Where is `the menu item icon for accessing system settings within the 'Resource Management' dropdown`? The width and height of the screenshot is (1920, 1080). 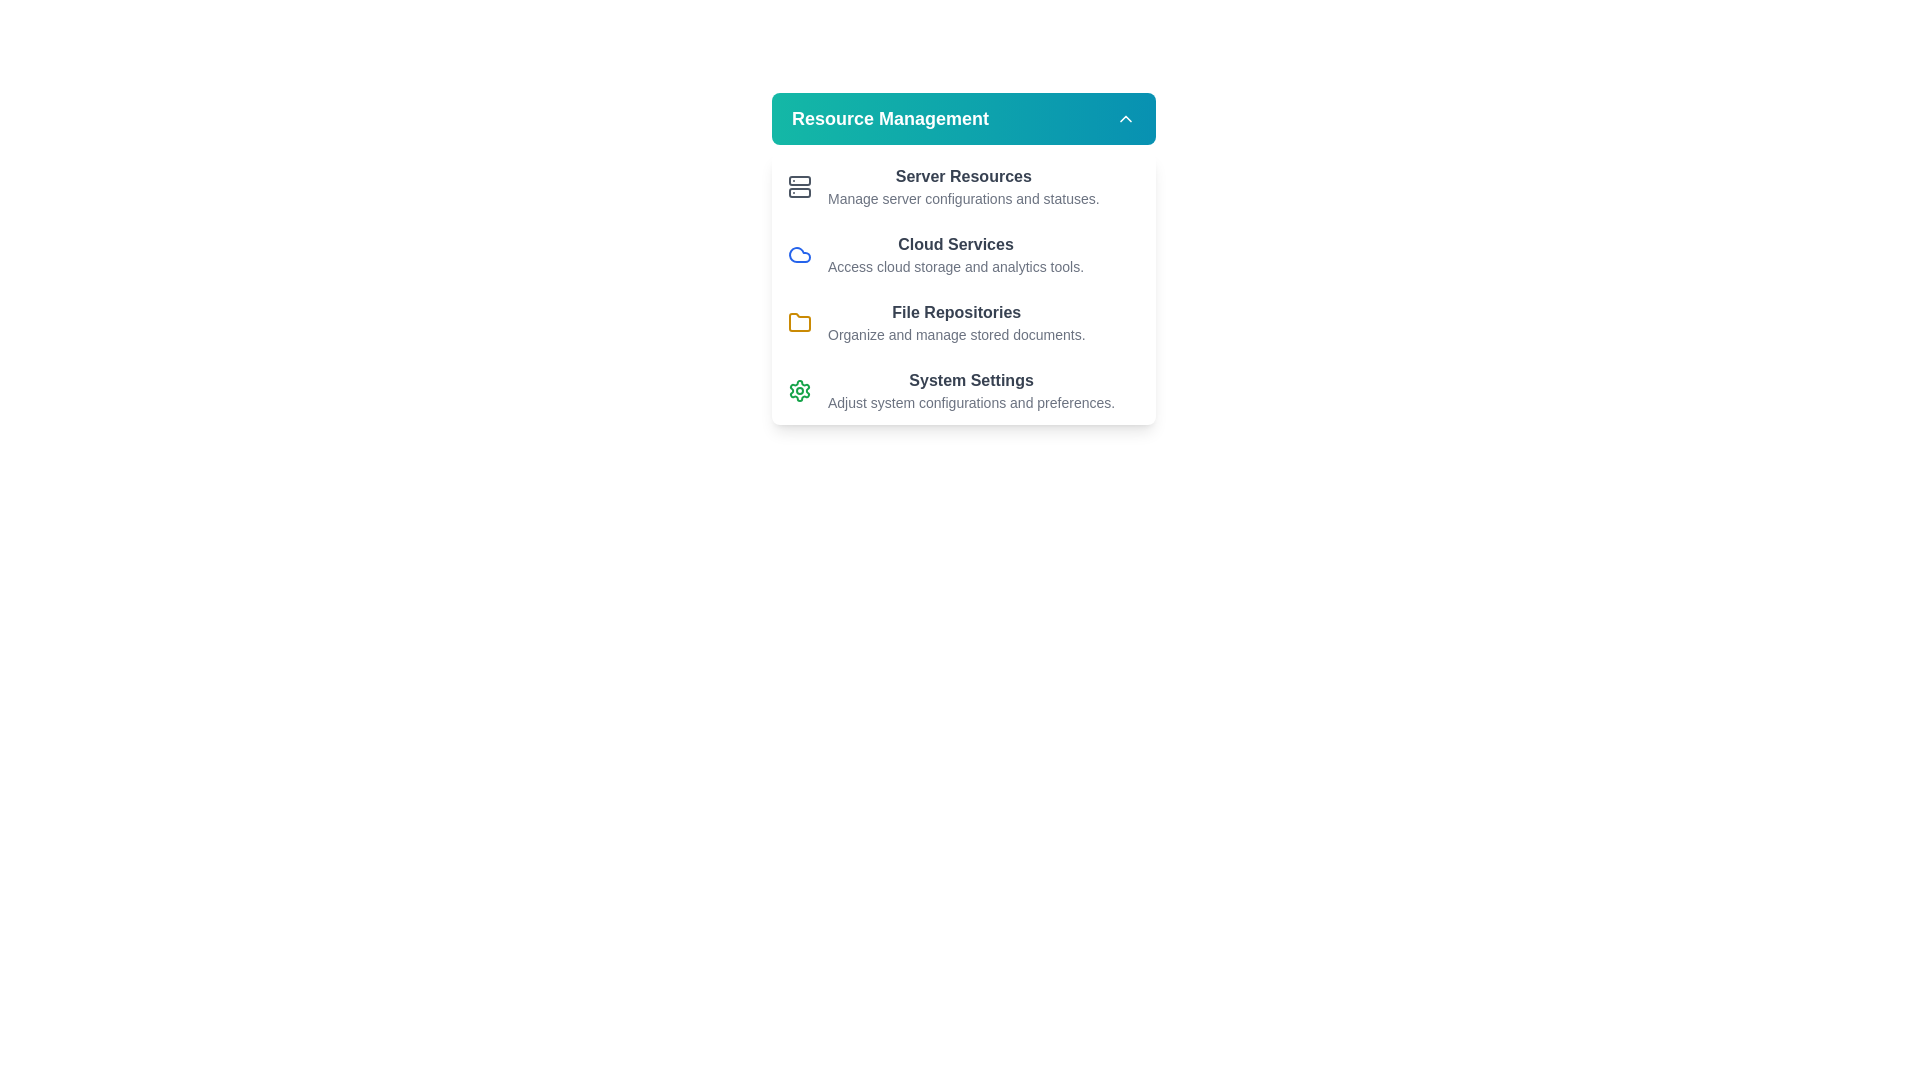 the menu item icon for accessing system settings within the 'Resource Management' dropdown is located at coordinates (800, 390).